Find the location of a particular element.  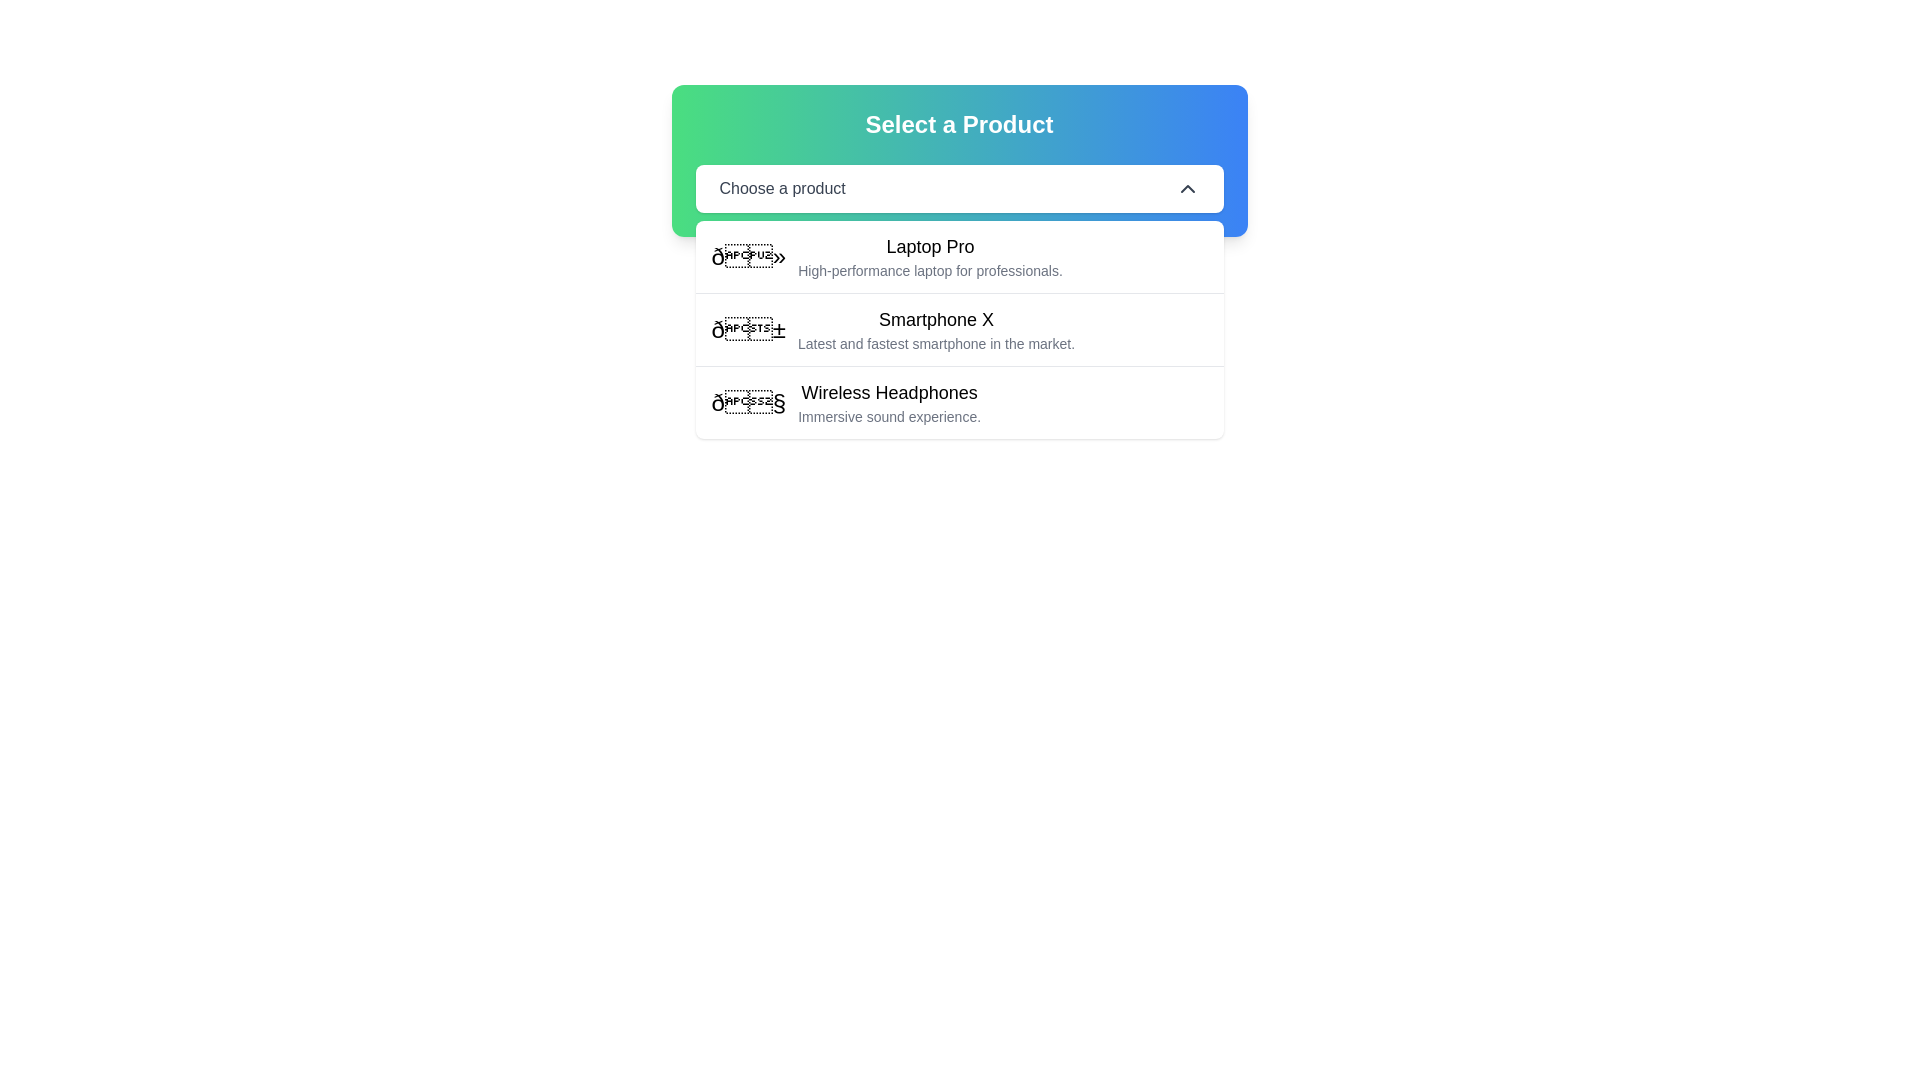

the second item in the dropdown menu is located at coordinates (935, 329).